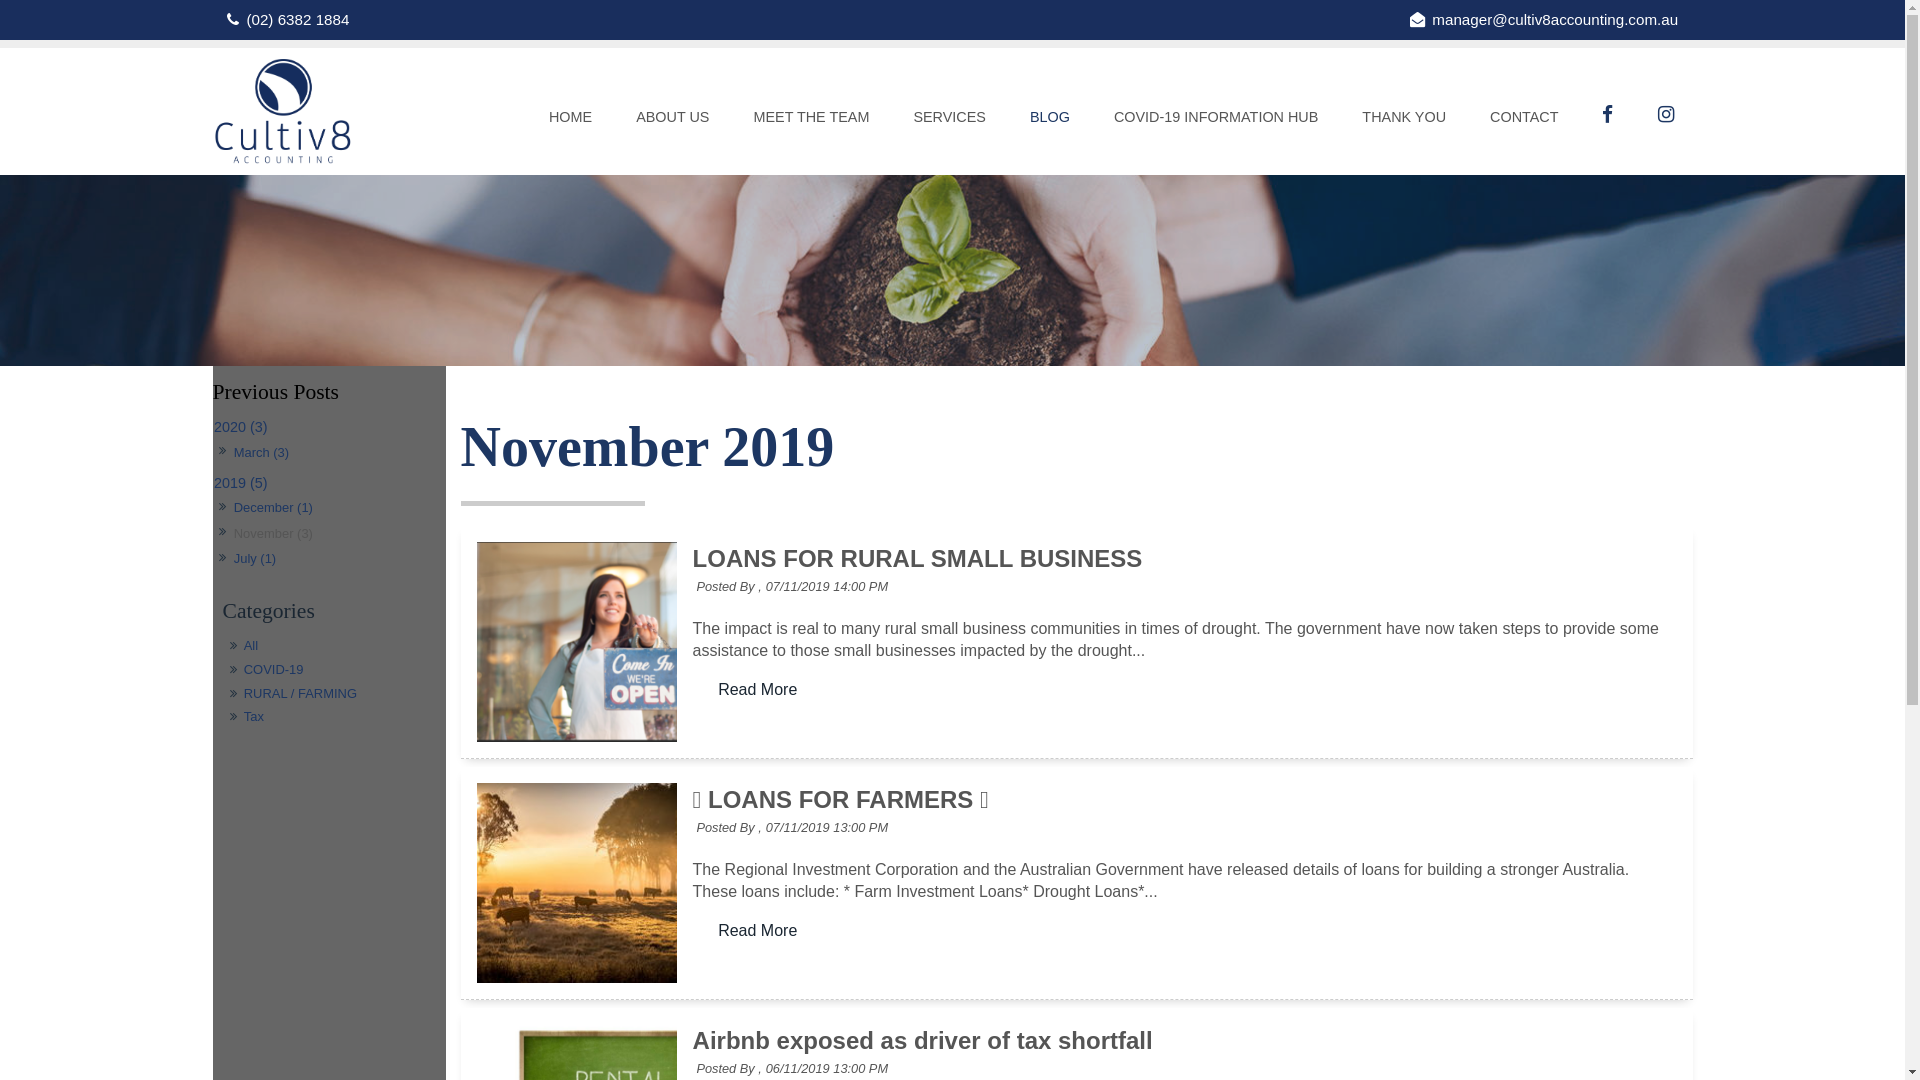  I want to click on 'All', so click(332, 646).